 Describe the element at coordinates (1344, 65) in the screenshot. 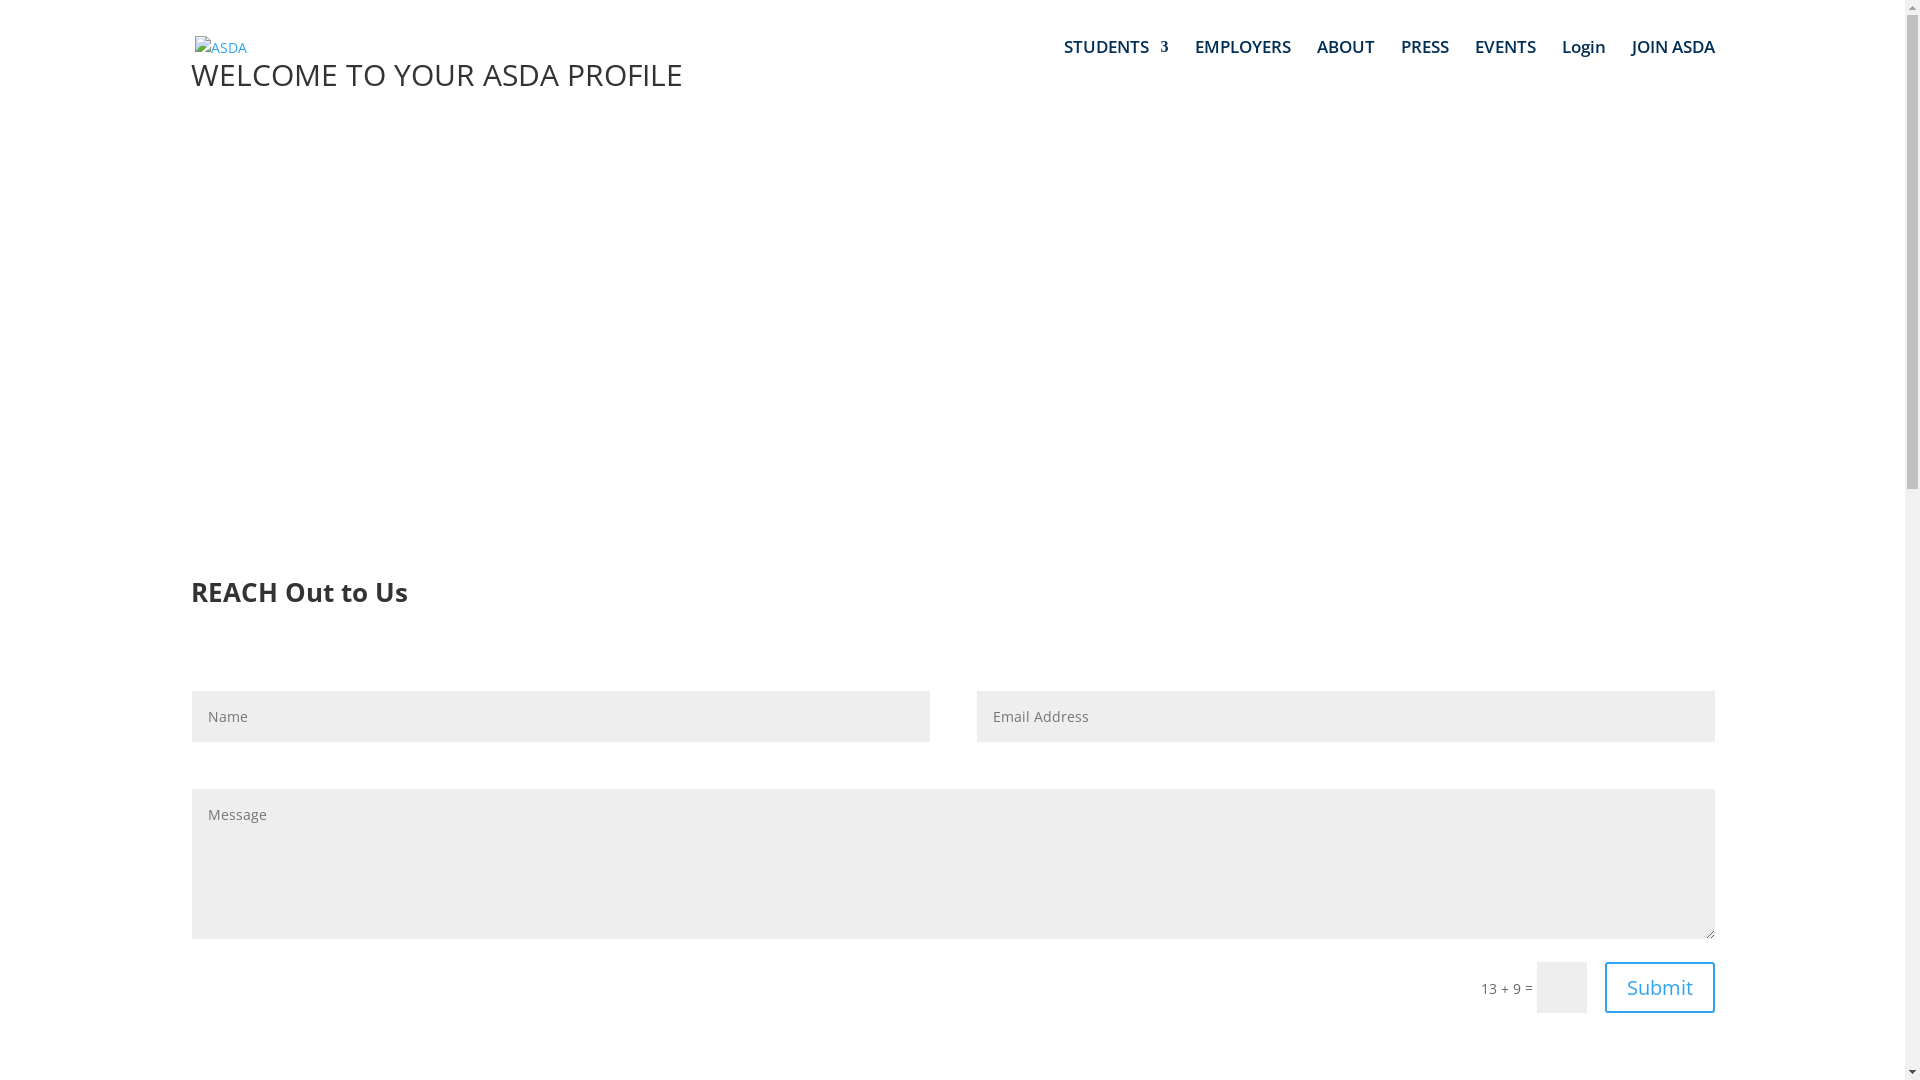

I see `'ABOUT'` at that location.